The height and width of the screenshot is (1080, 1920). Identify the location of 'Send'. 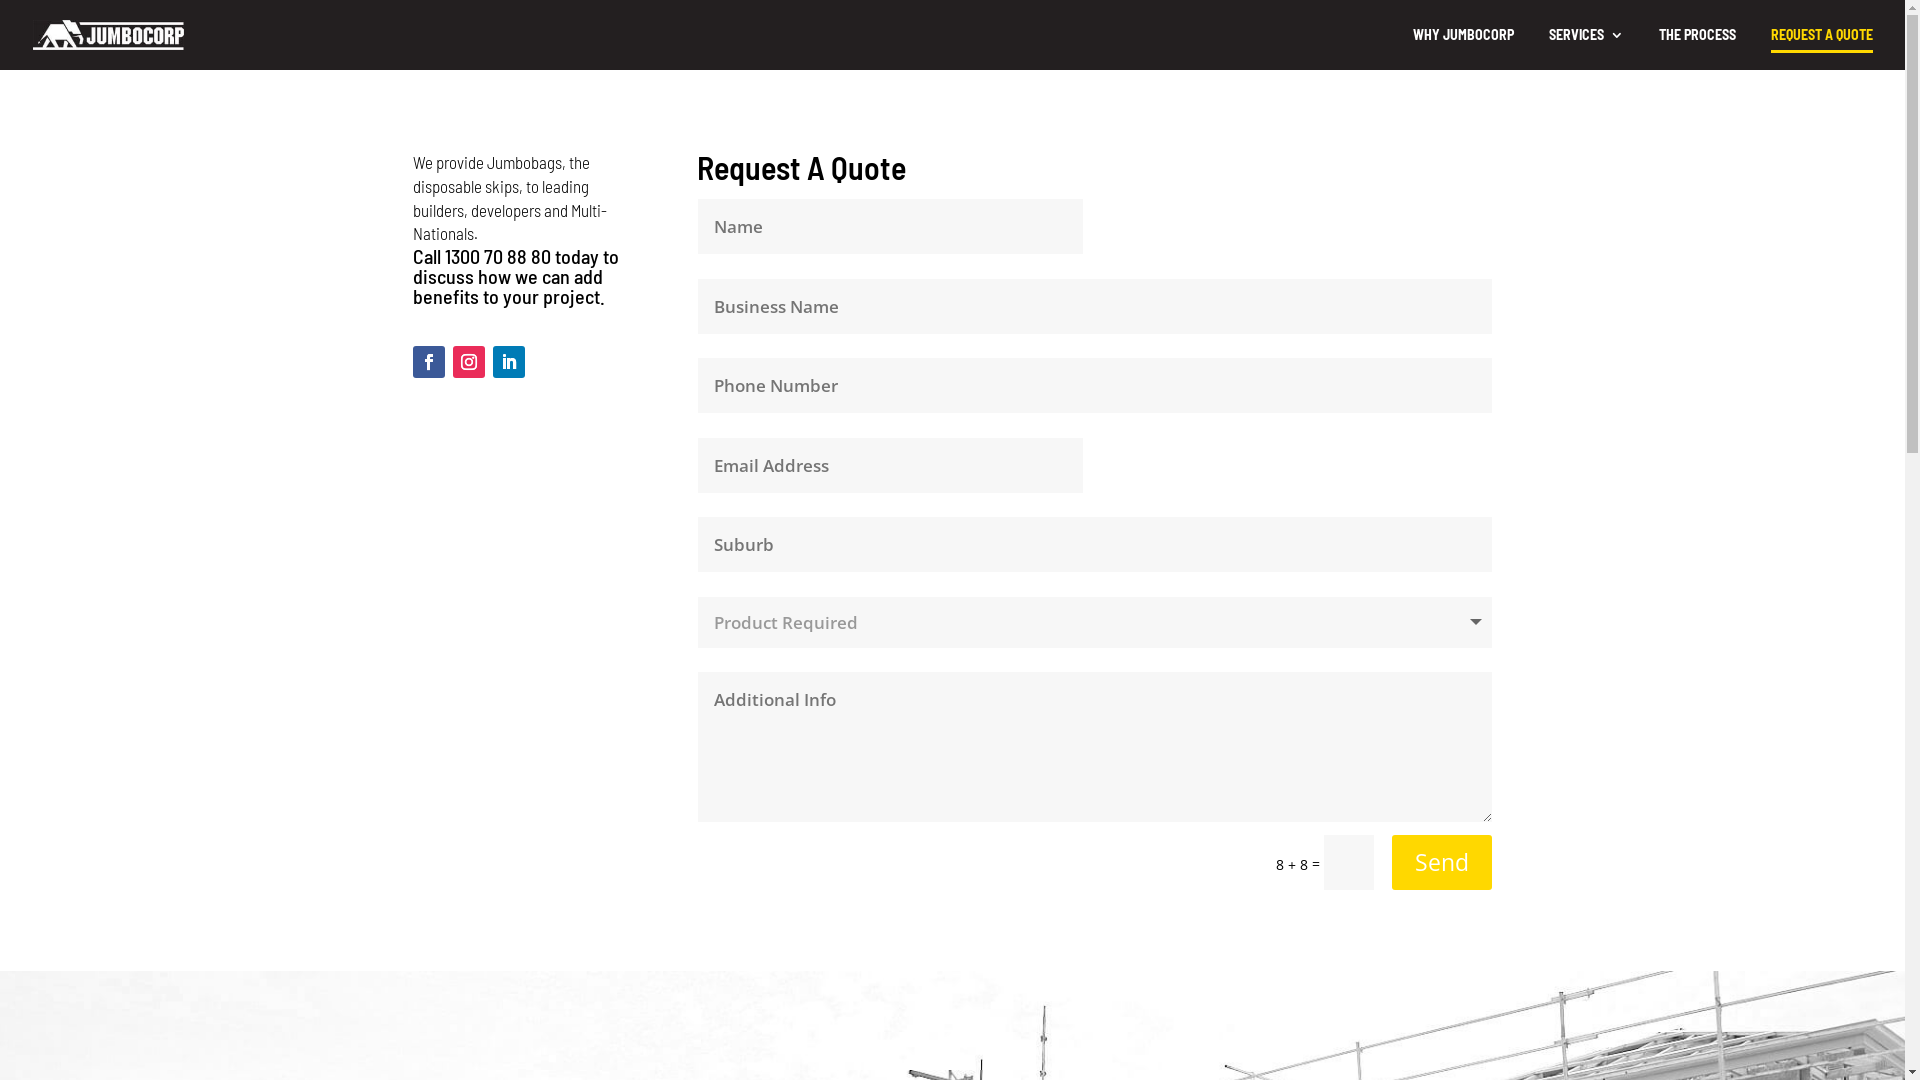
(1441, 861).